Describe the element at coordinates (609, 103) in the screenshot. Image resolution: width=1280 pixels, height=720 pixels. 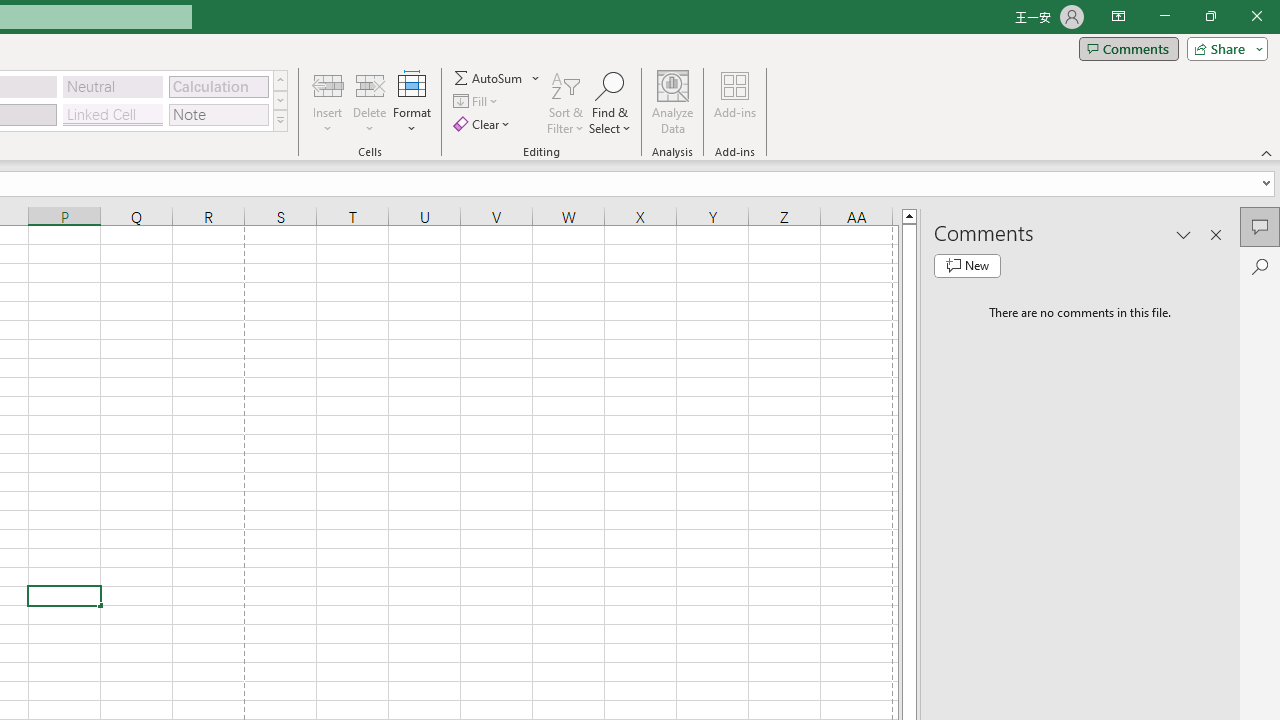
I see `'Find & Select'` at that location.